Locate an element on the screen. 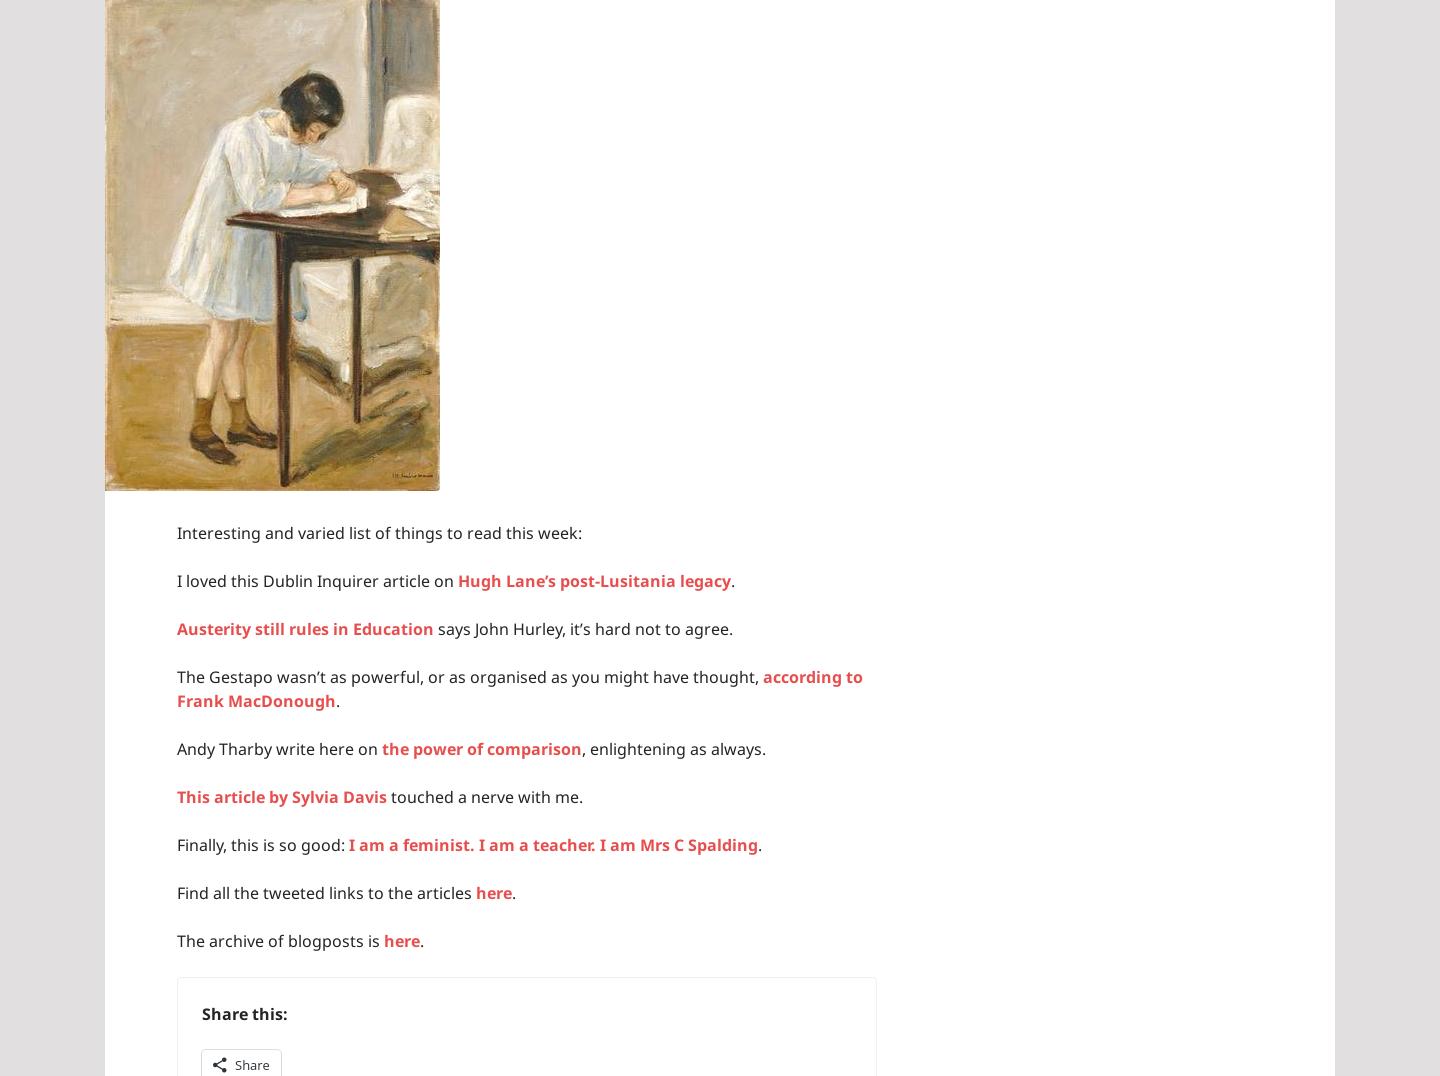 This screenshot has width=1440, height=1076. 'touched a nerve with me.' is located at coordinates (483, 796).